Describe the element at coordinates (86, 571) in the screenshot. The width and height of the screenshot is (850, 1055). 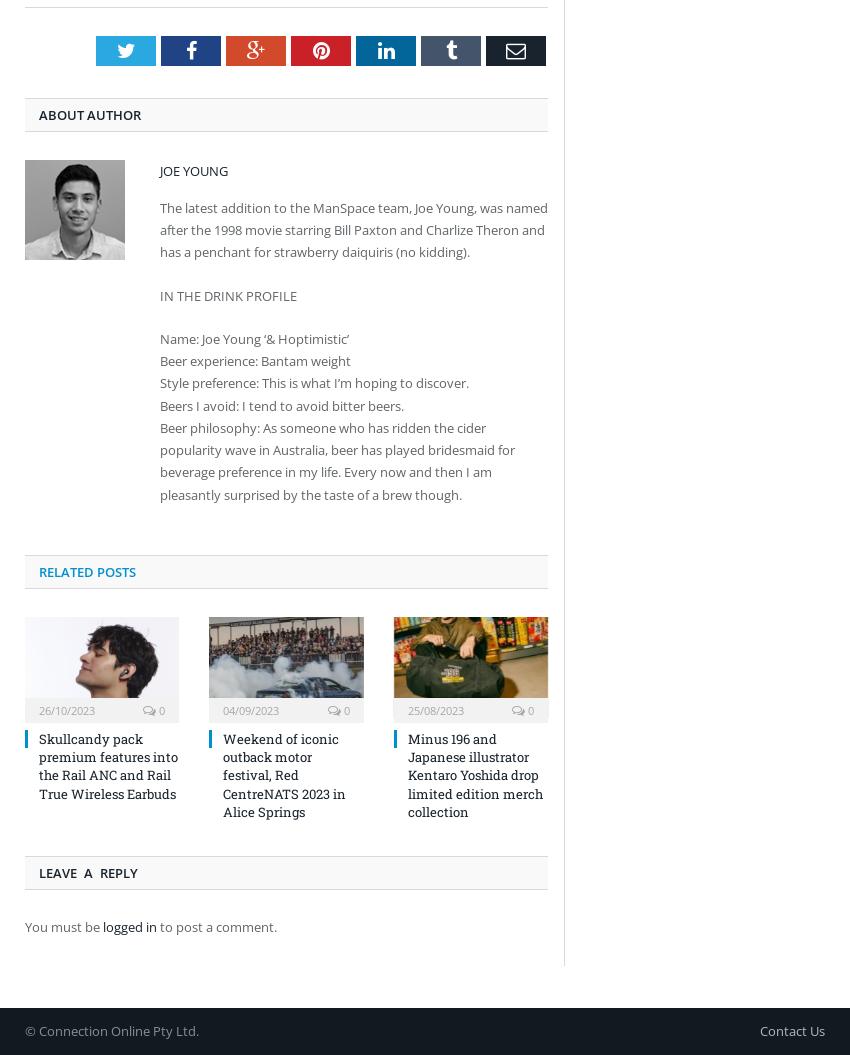
I see `'Related Posts'` at that location.